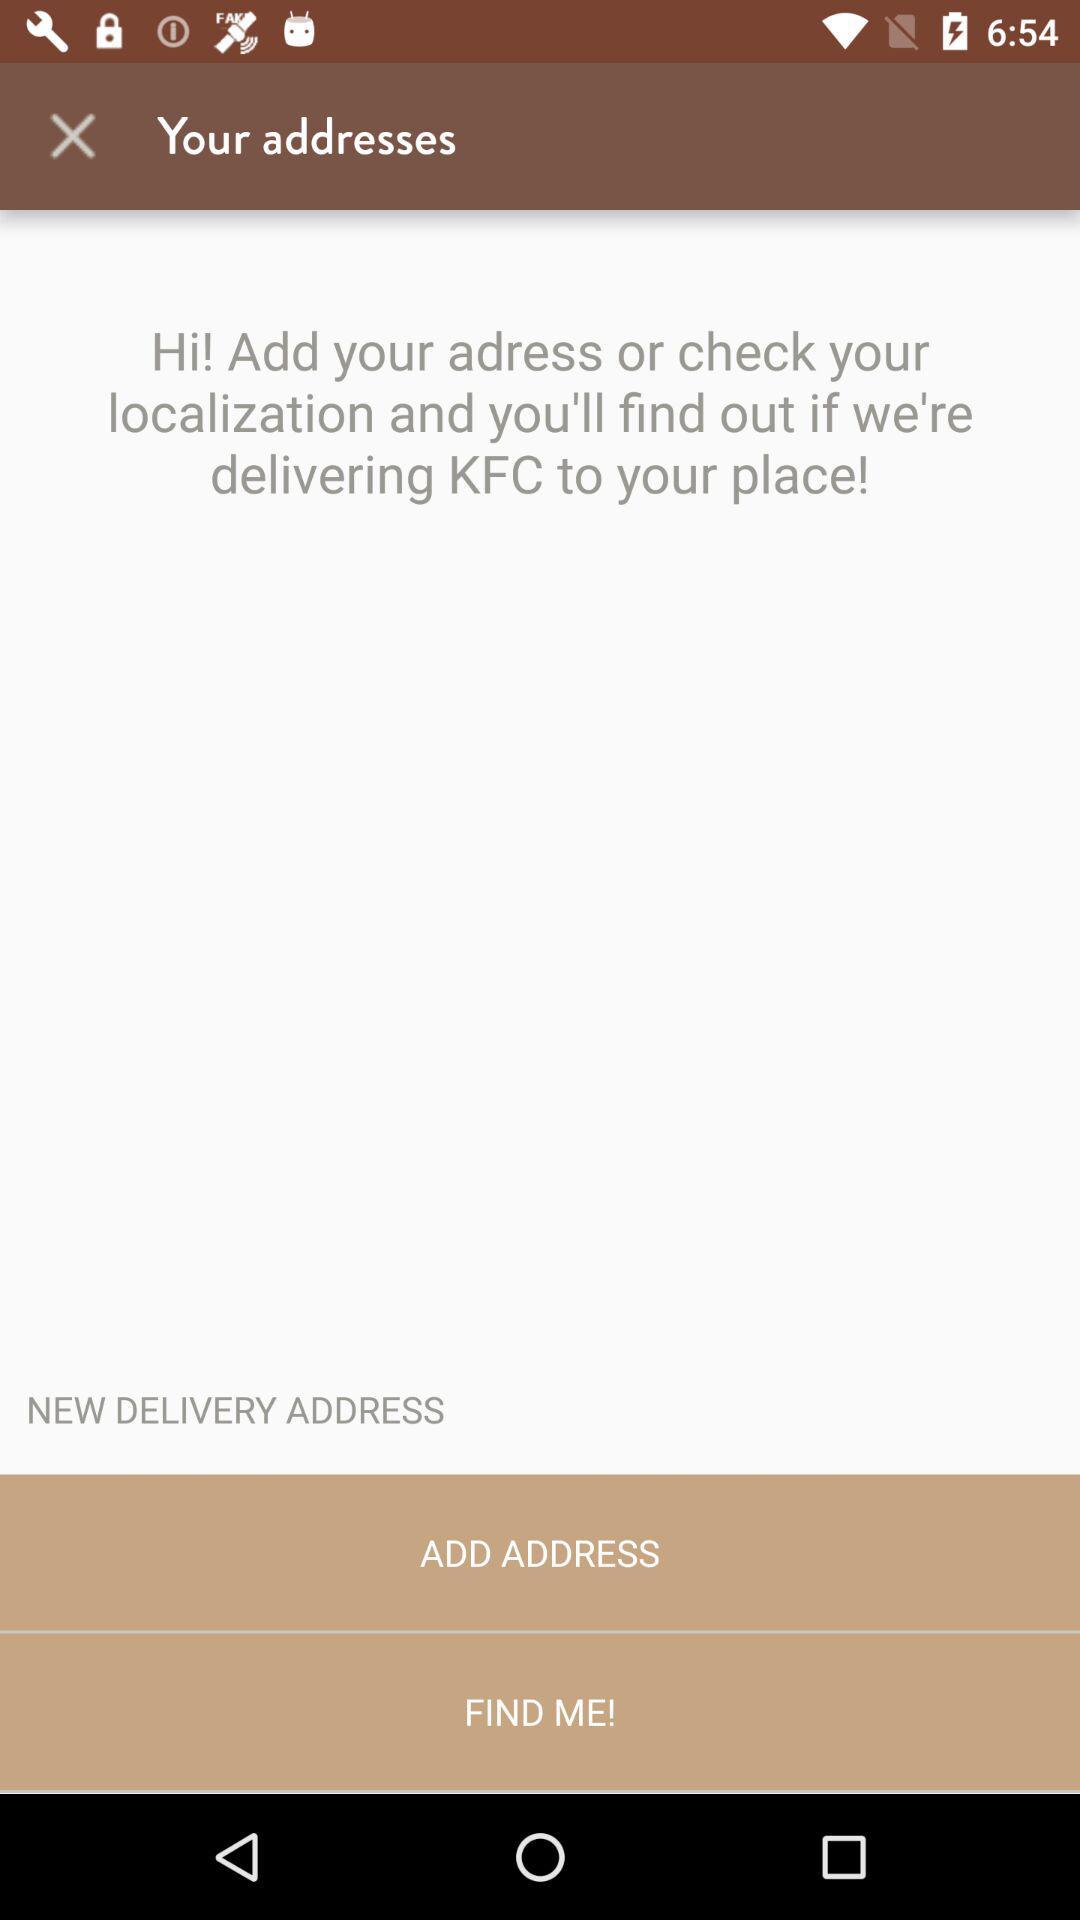 Image resolution: width=1080 pixels, height=1920 pixels. What do you see at coordinates (72, 135) in the screenshot?
I see `item next to your addresses` at bounding box center [72, 135].